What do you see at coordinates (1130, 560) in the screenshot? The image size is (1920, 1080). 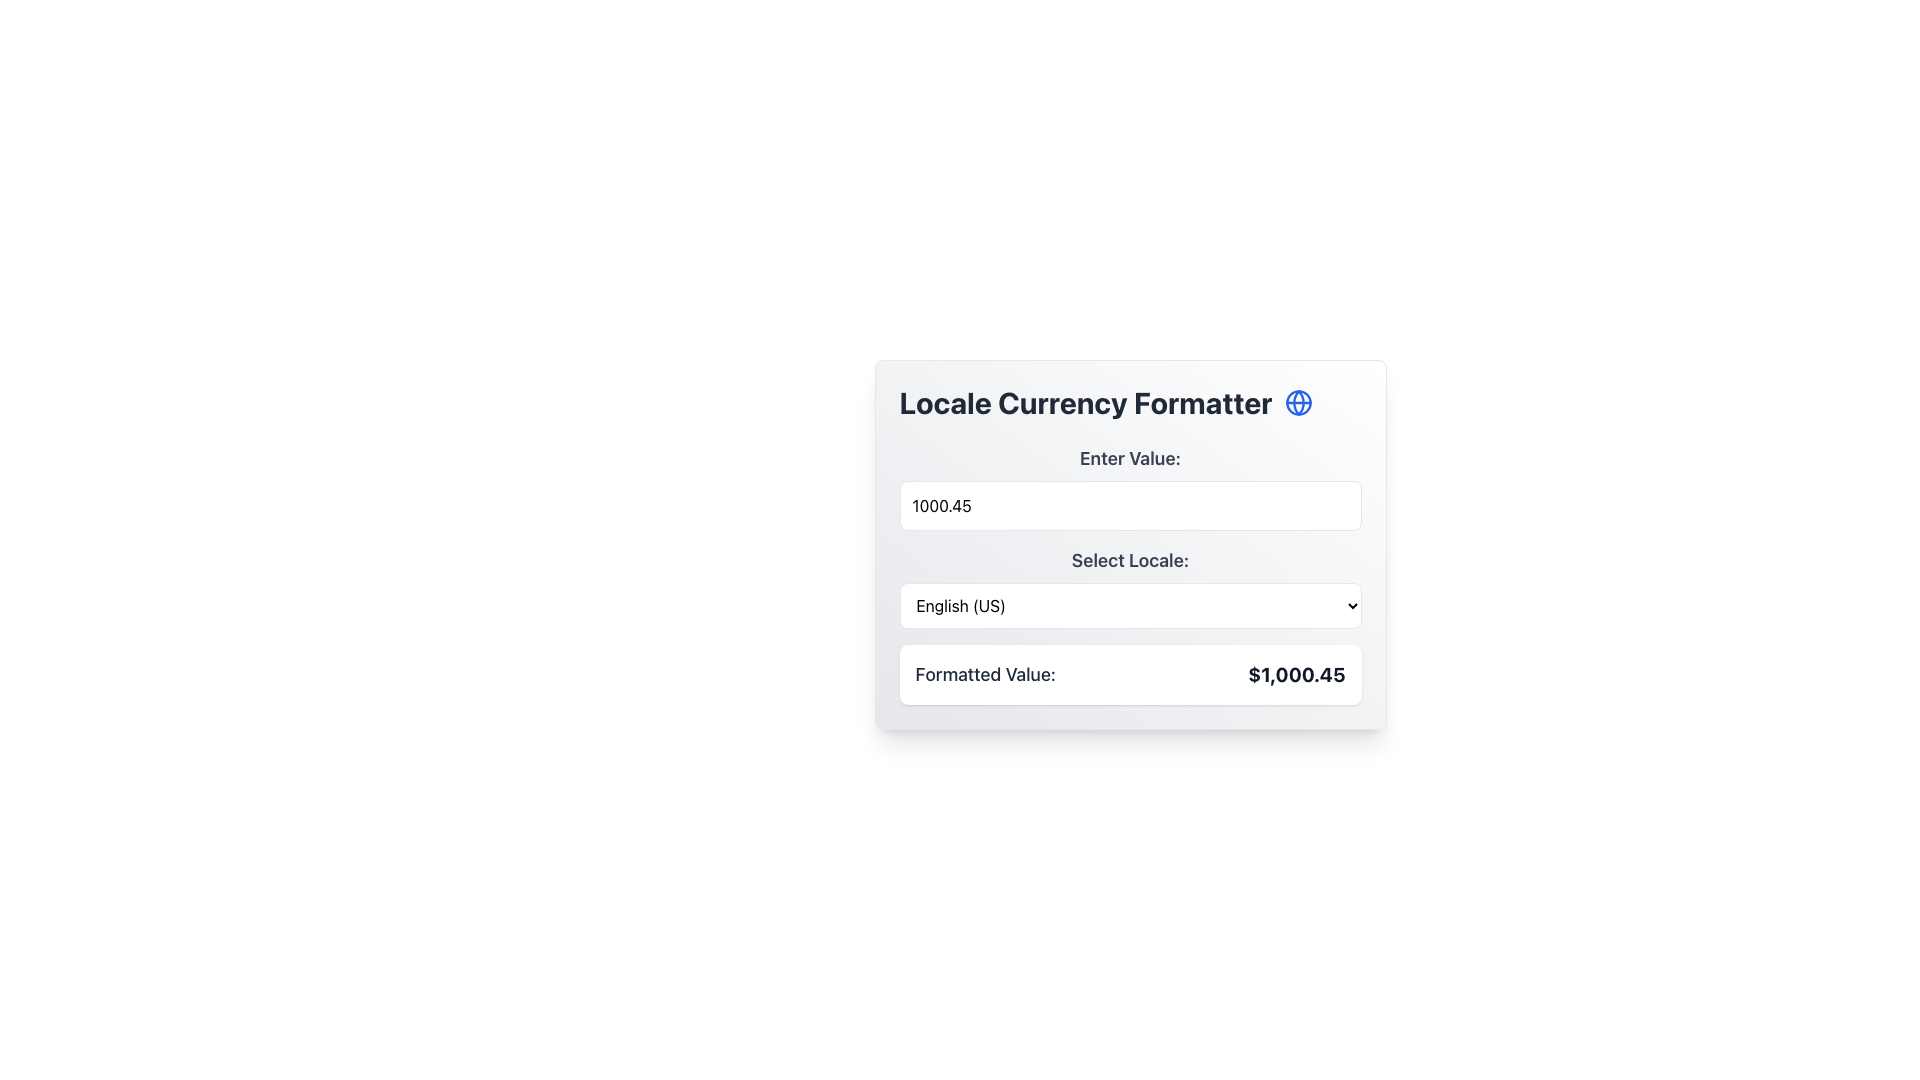 I see `the header text that instructs users to 'Select Locale' above the dropdown menu in the 'Locale Selector' component` at bounding box center [1130, 560].